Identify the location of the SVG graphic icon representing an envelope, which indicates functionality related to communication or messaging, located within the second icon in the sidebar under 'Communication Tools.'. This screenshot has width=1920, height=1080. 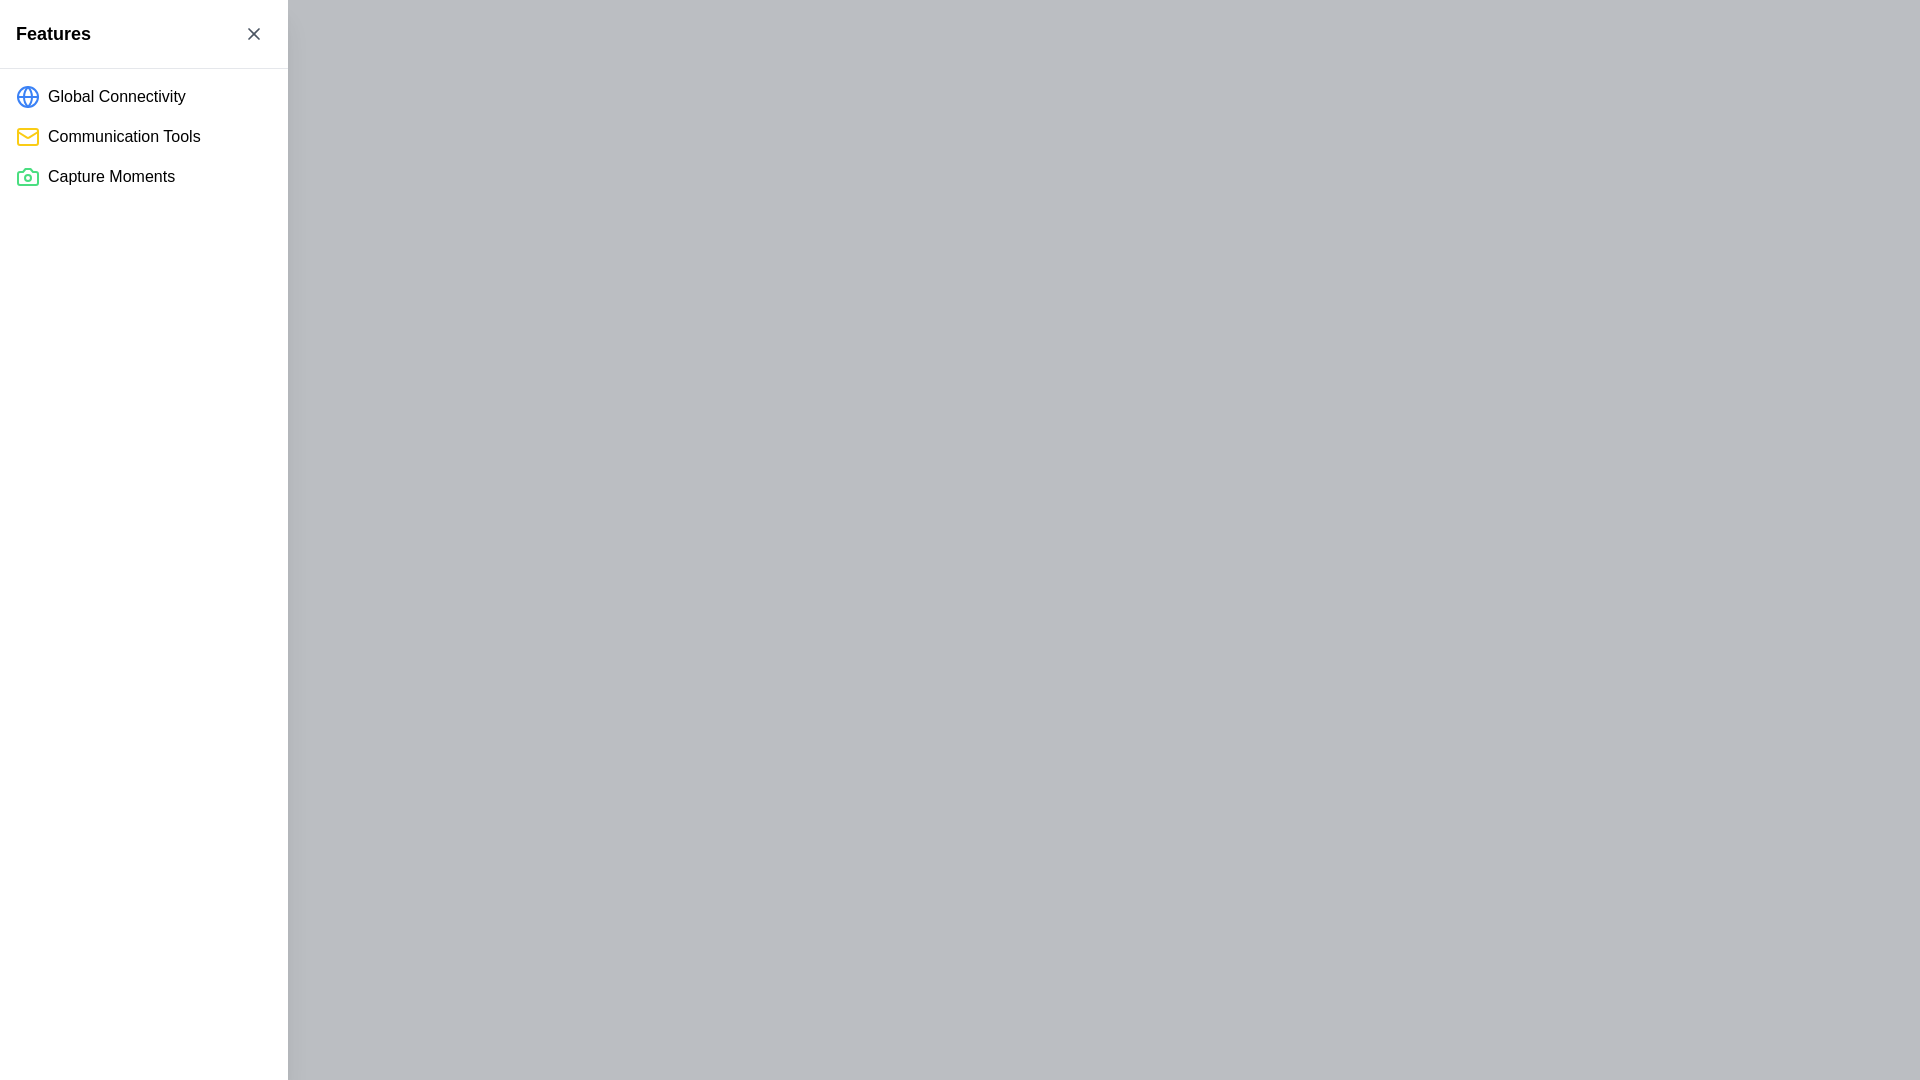
(28, 136).